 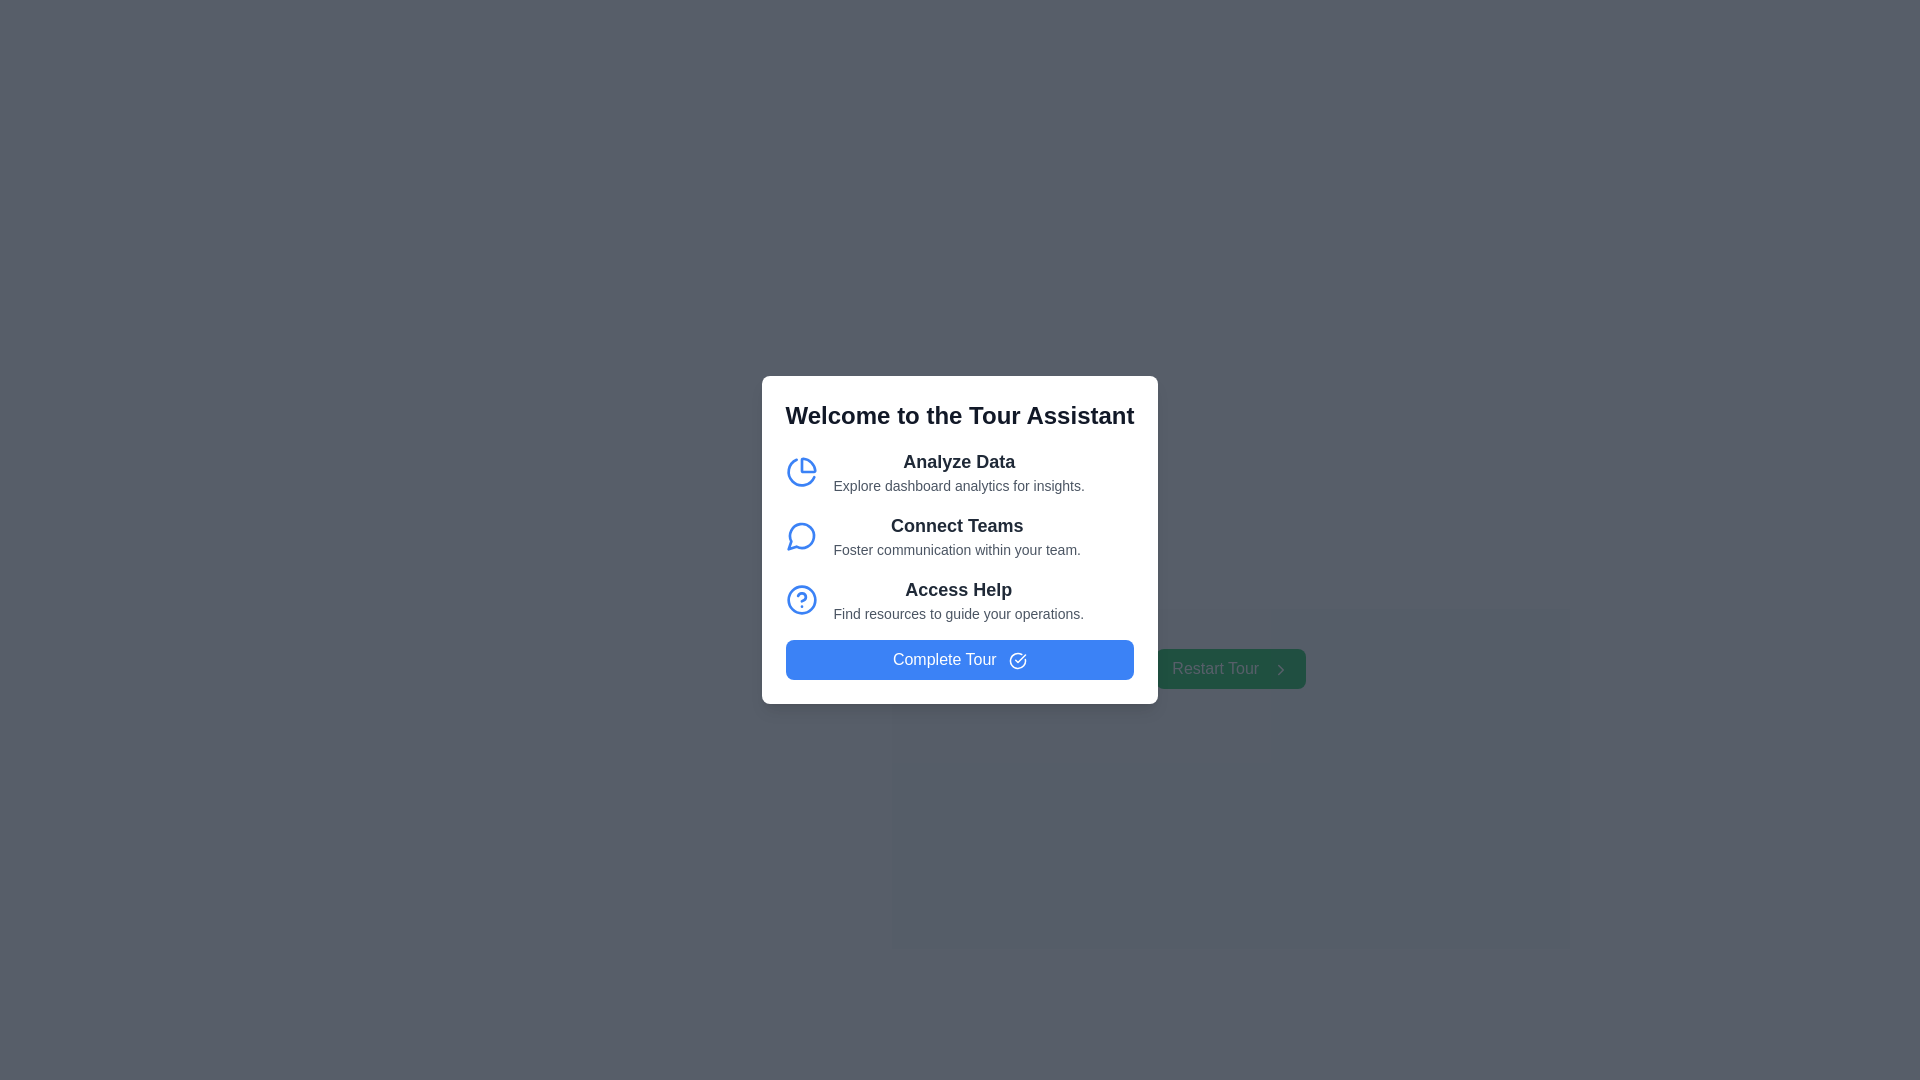 I want to click on the Decorative Text Block that presents an analytics-related option, located below the heading 'Welcome to the Tour Assistant' and above 'Connect Teams', so click(x=960, y=471).